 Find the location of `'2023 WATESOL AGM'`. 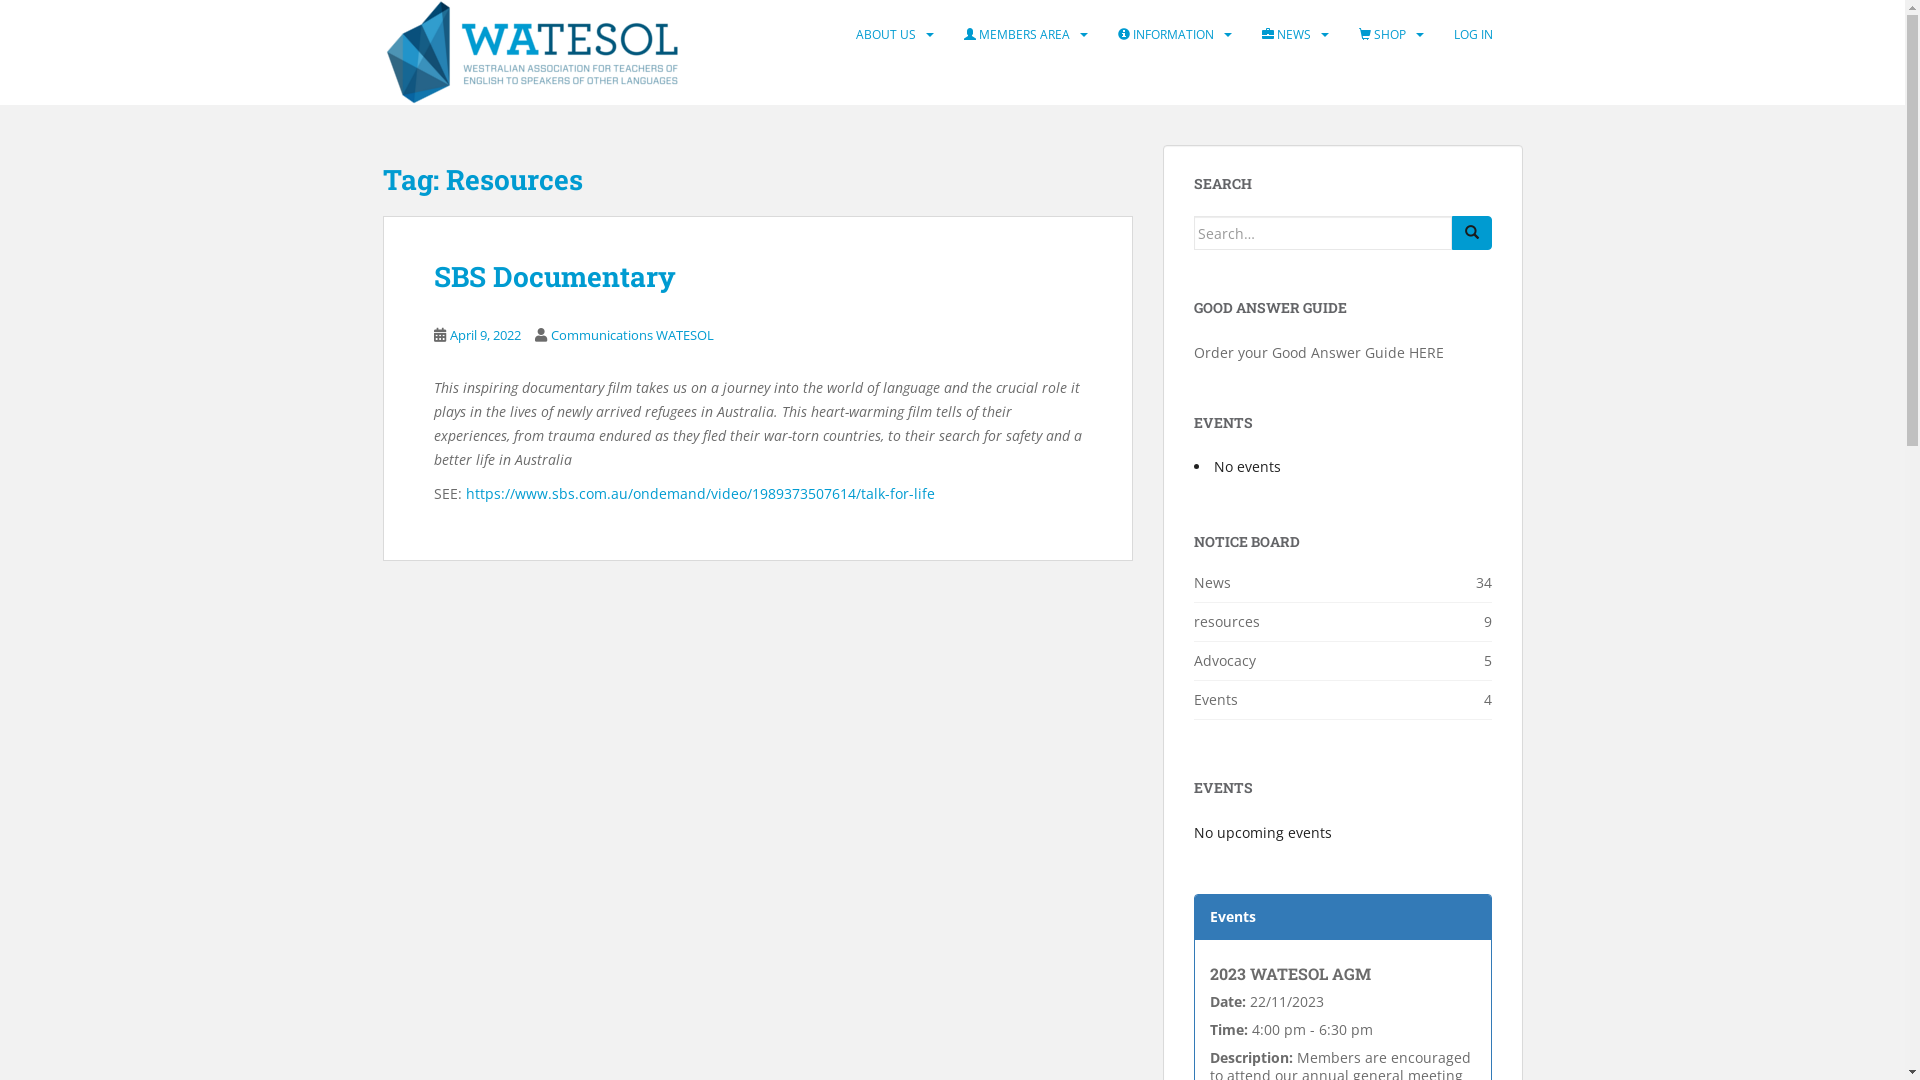

'2023 WATESOL AGM' is located at coordinates (1290, 972).